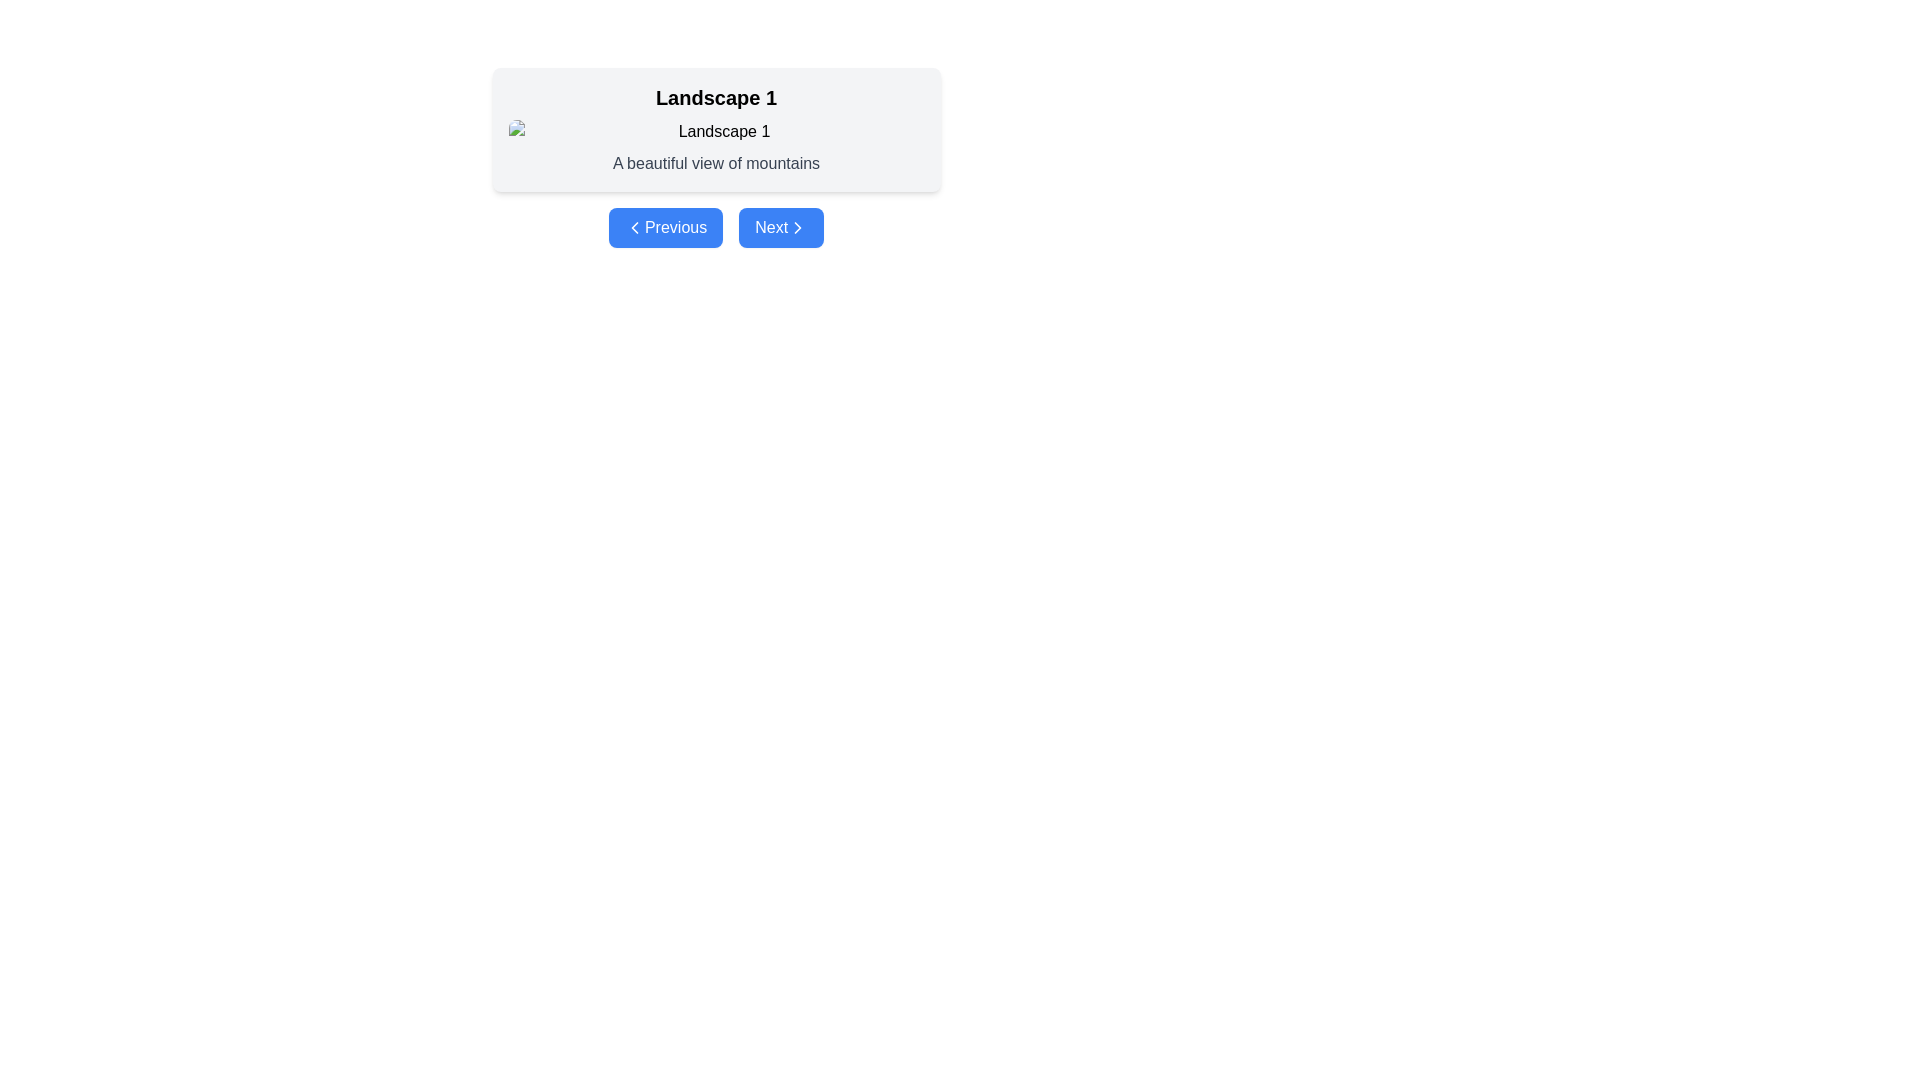  I want to click on the leftmost button that allows backward navigation to go to the previous item or page, so click(666, 226).